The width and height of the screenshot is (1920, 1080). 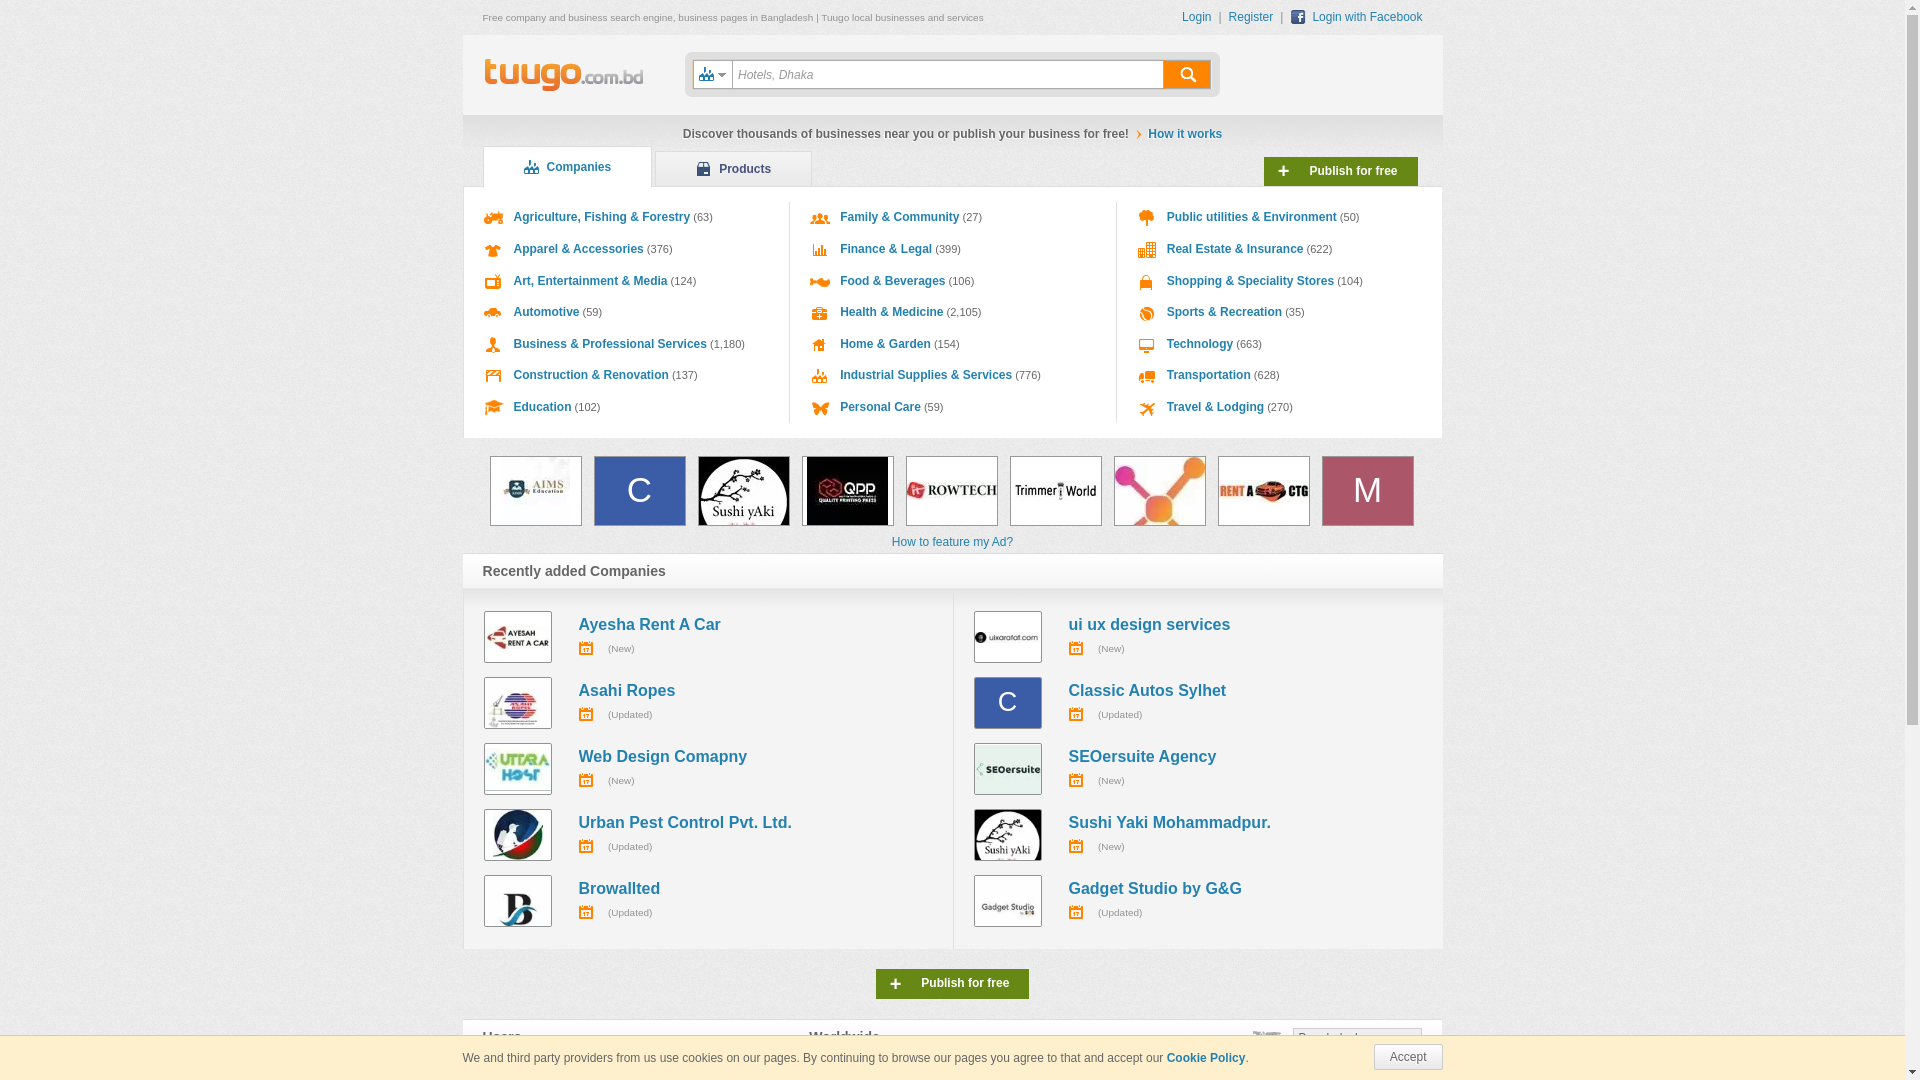 I want to click on ' Shopping & Speciality Stores (104)', so click(x=1280, y=281).